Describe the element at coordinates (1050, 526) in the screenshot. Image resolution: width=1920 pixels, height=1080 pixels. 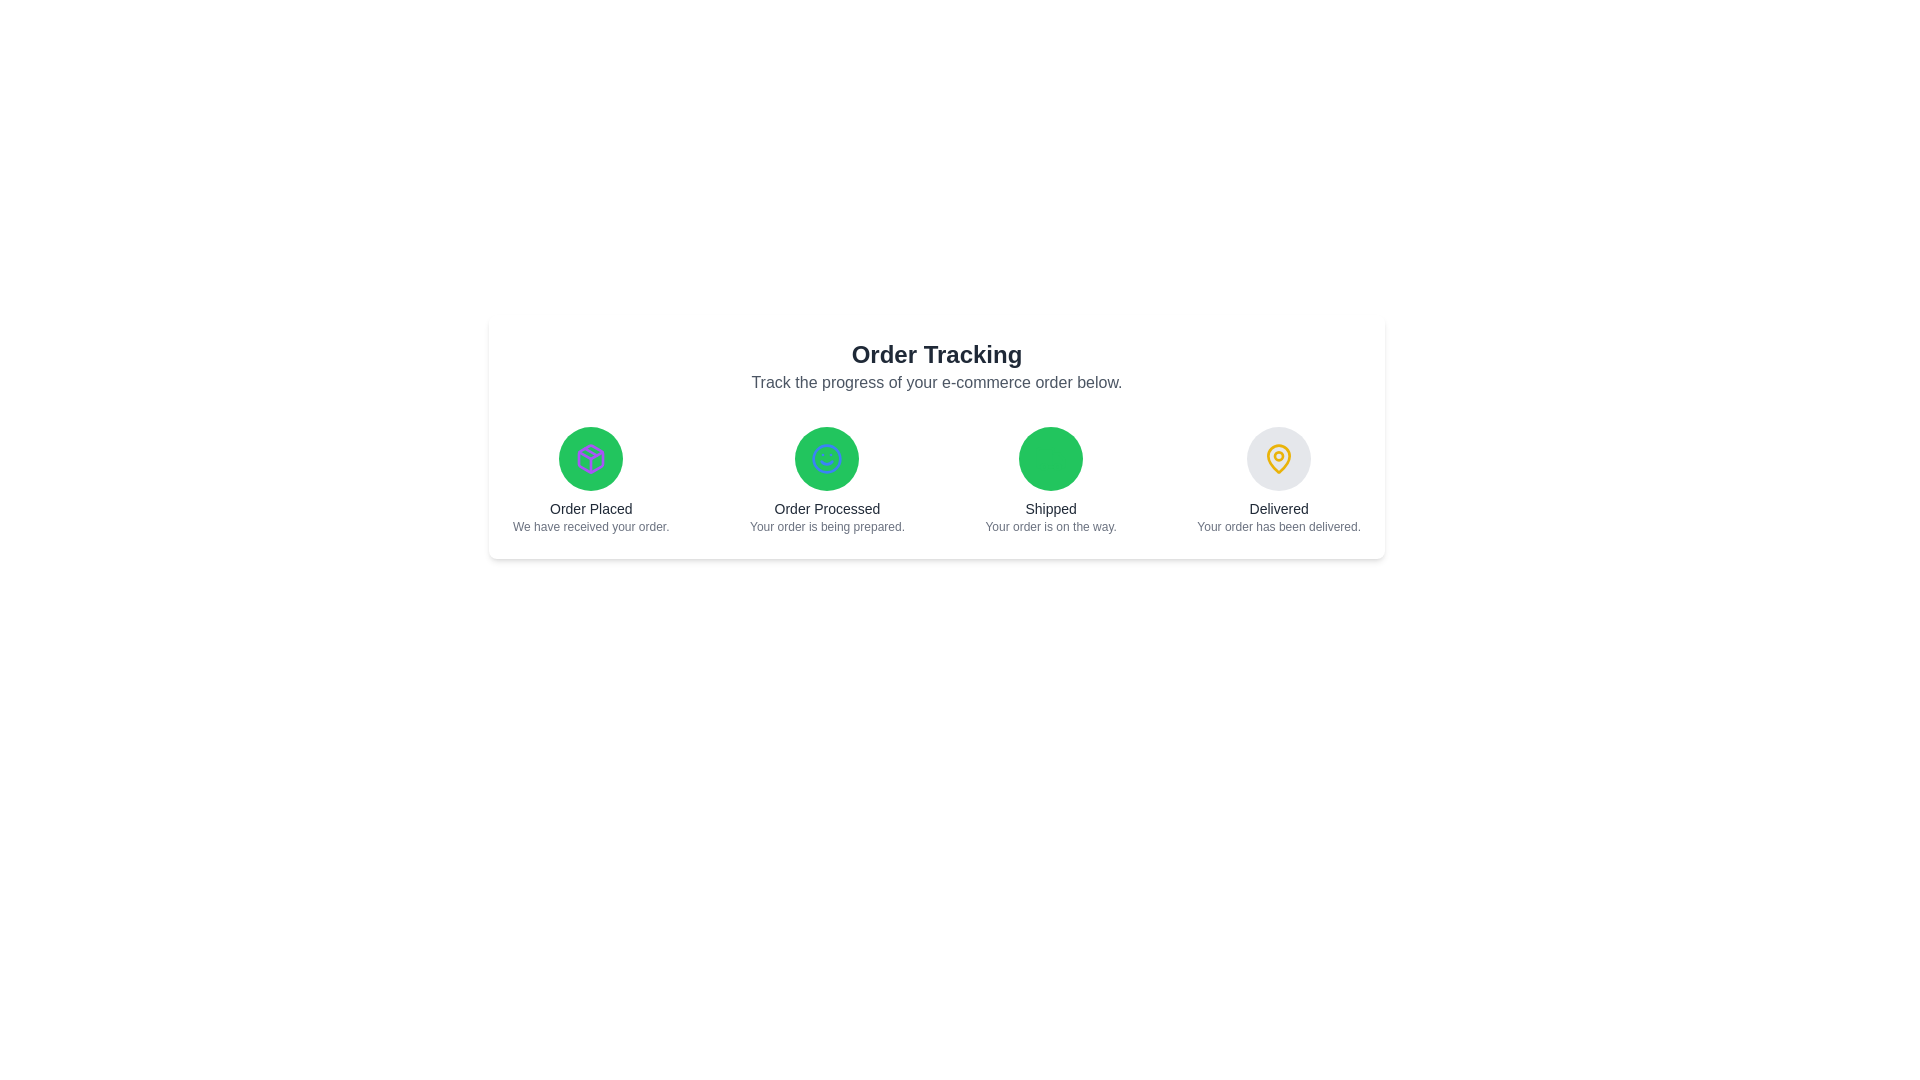
I see `the status text indicating that the user's order is currently in transit, located beneath the 'Shipped' icon in the progress indicator` at that location.